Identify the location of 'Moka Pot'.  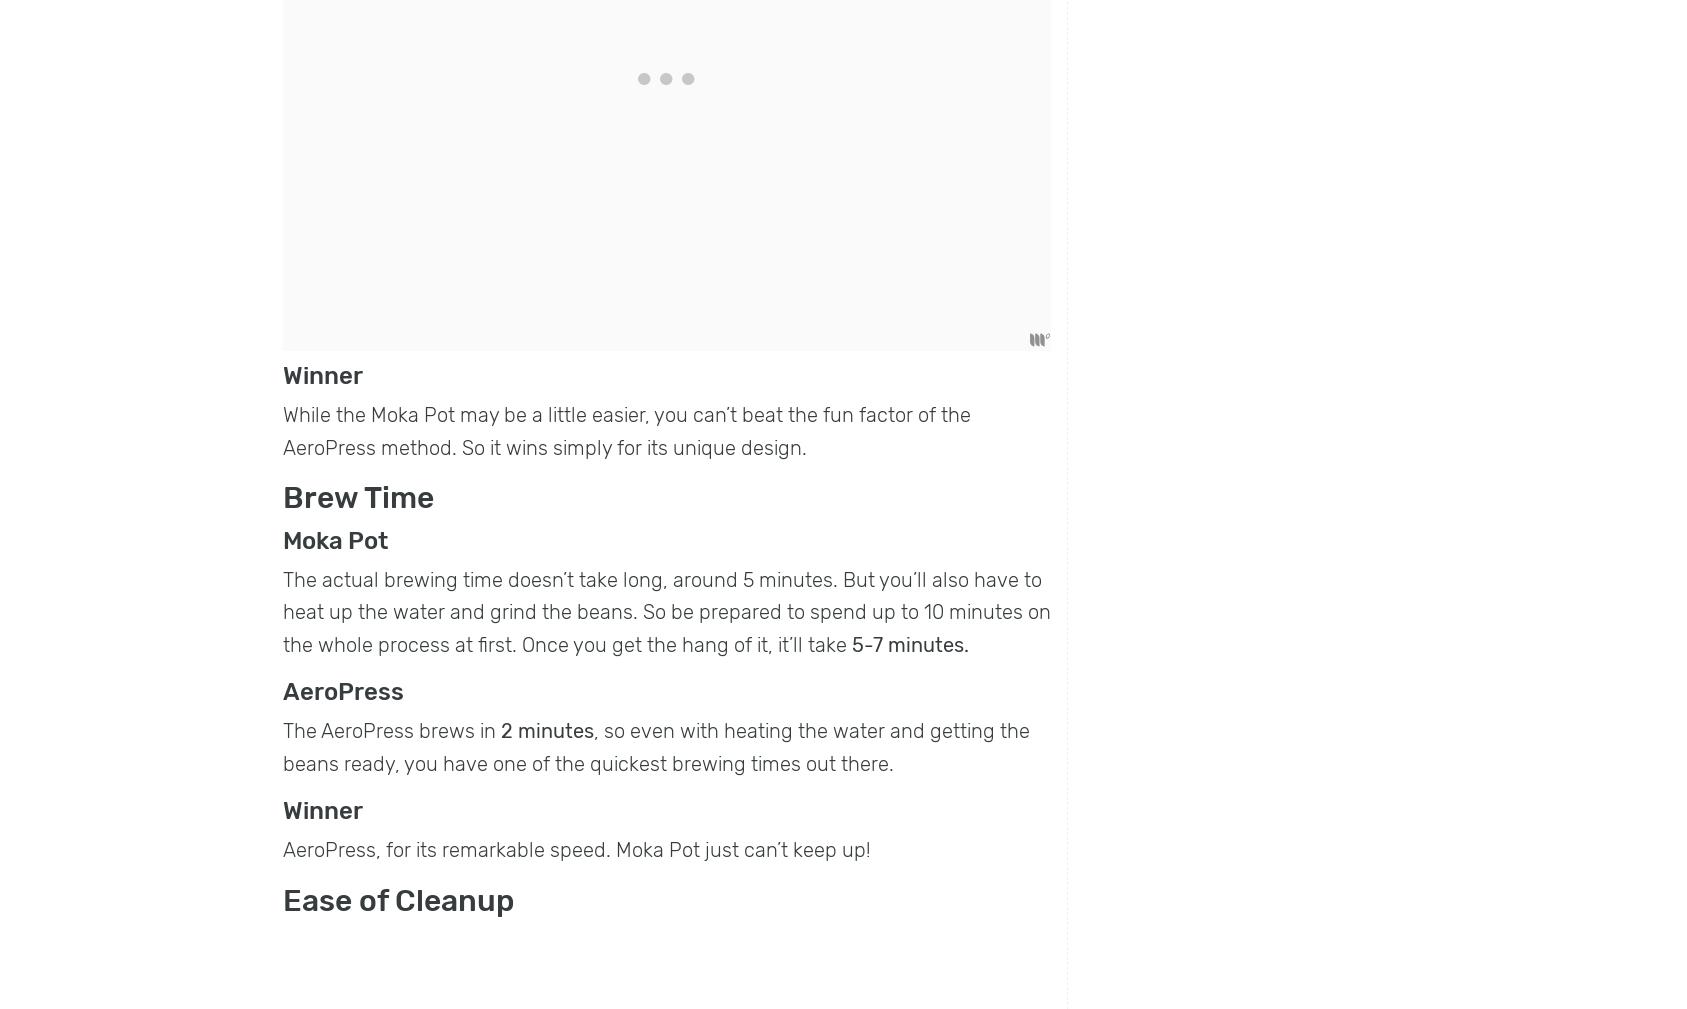
(334, 540).